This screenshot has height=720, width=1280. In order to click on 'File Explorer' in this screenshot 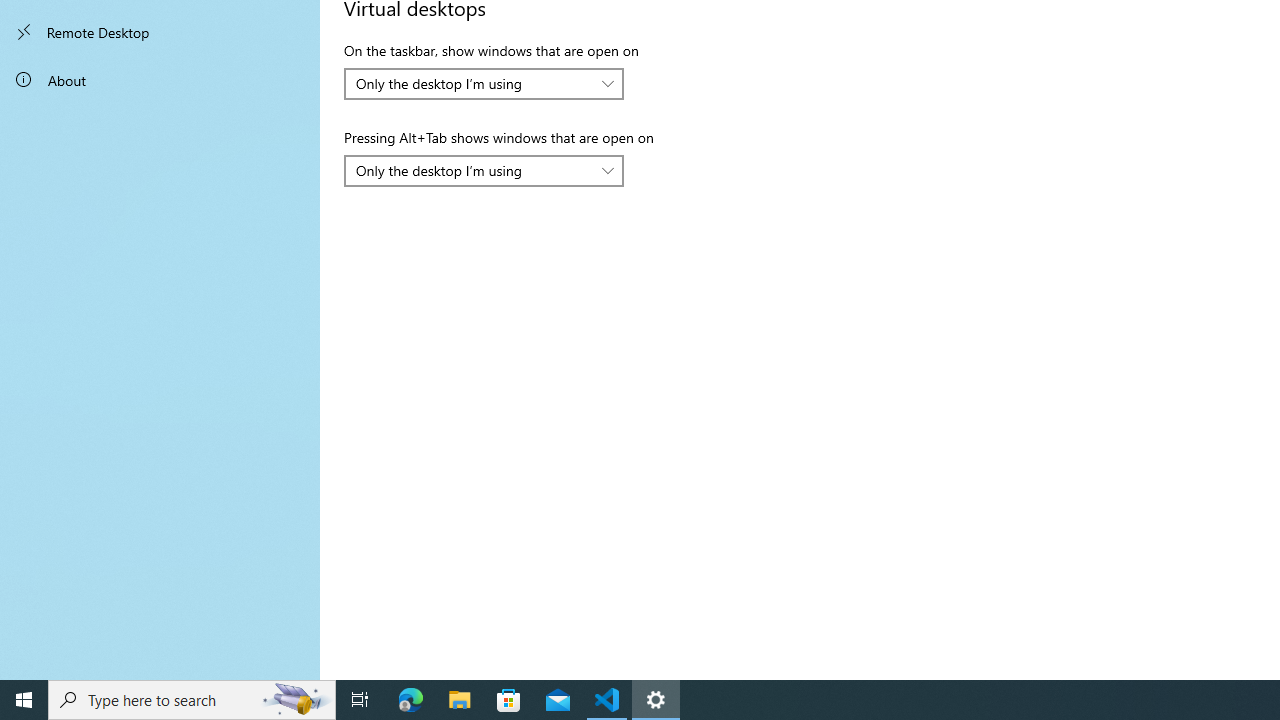, I will do `click(459, 698)`.